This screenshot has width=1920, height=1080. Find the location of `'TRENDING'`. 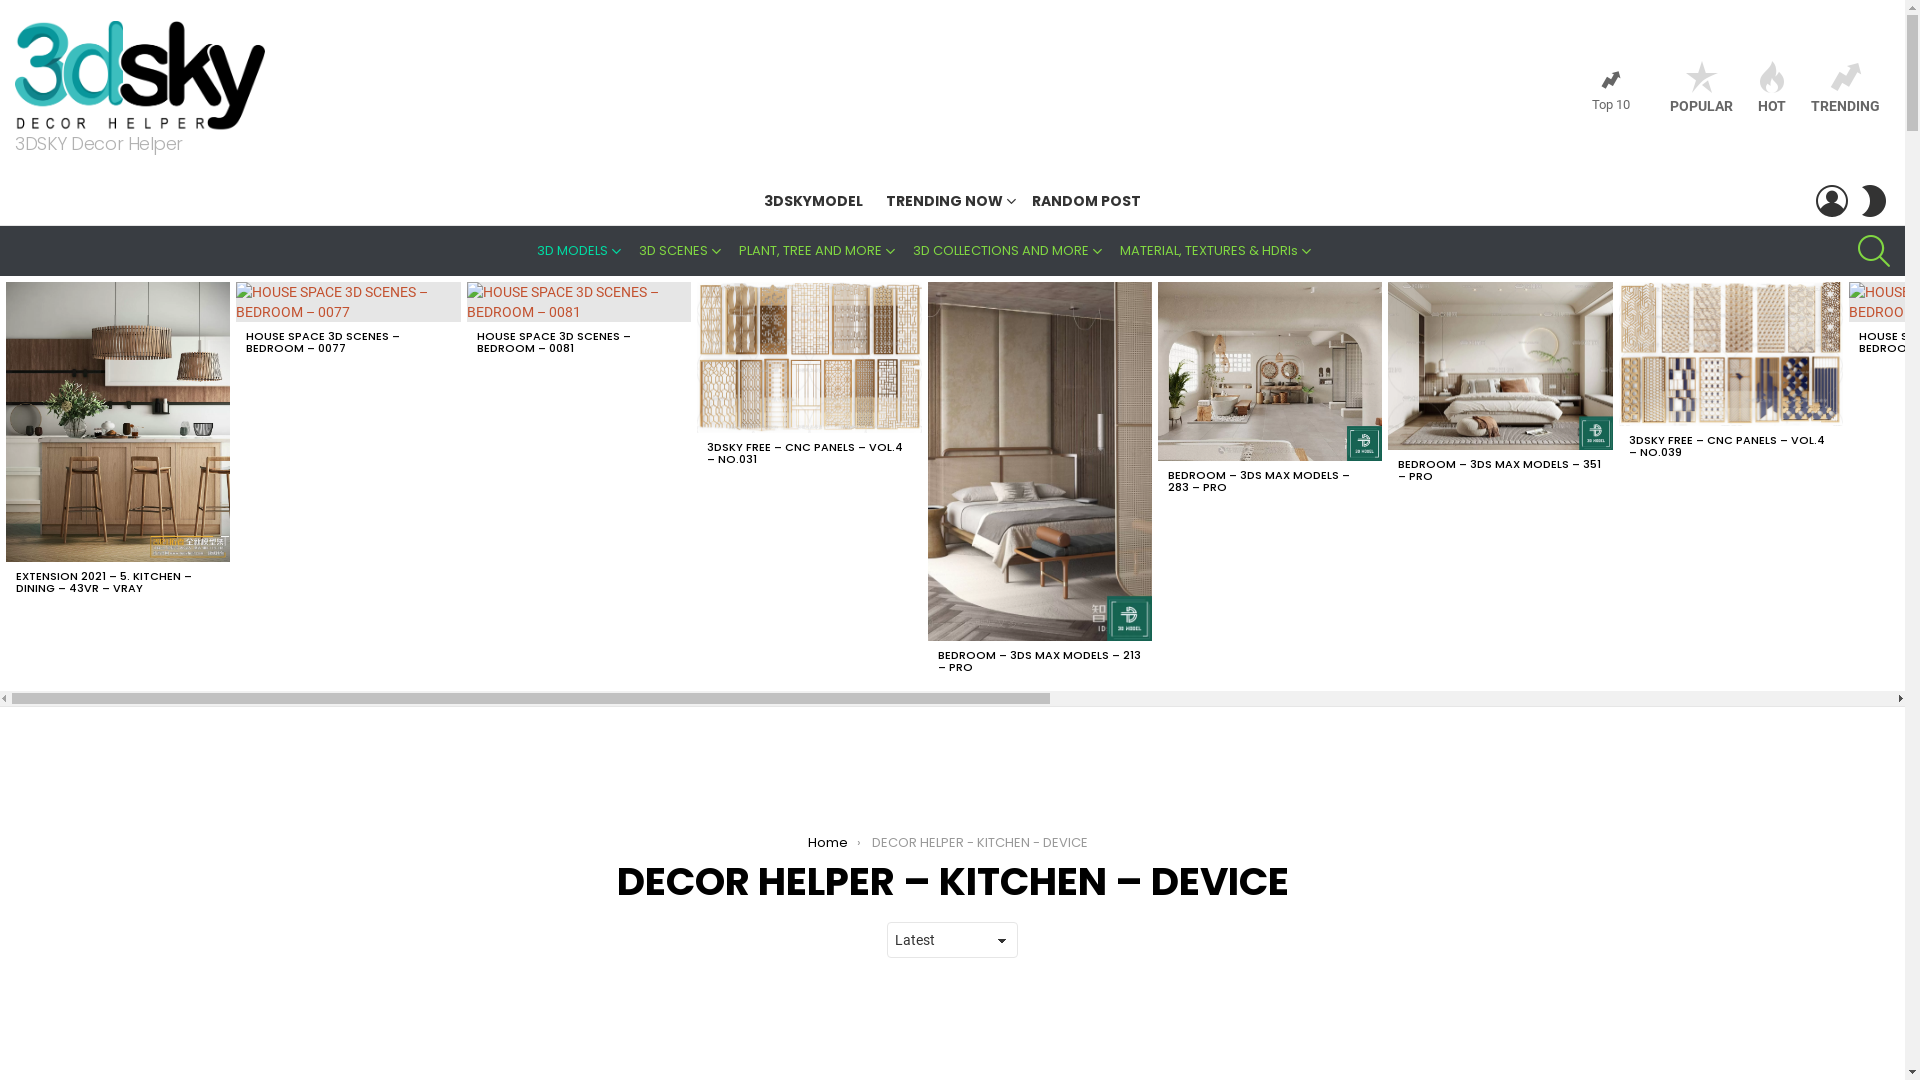

'TRENDING' is located at coordinates (1844, 87).